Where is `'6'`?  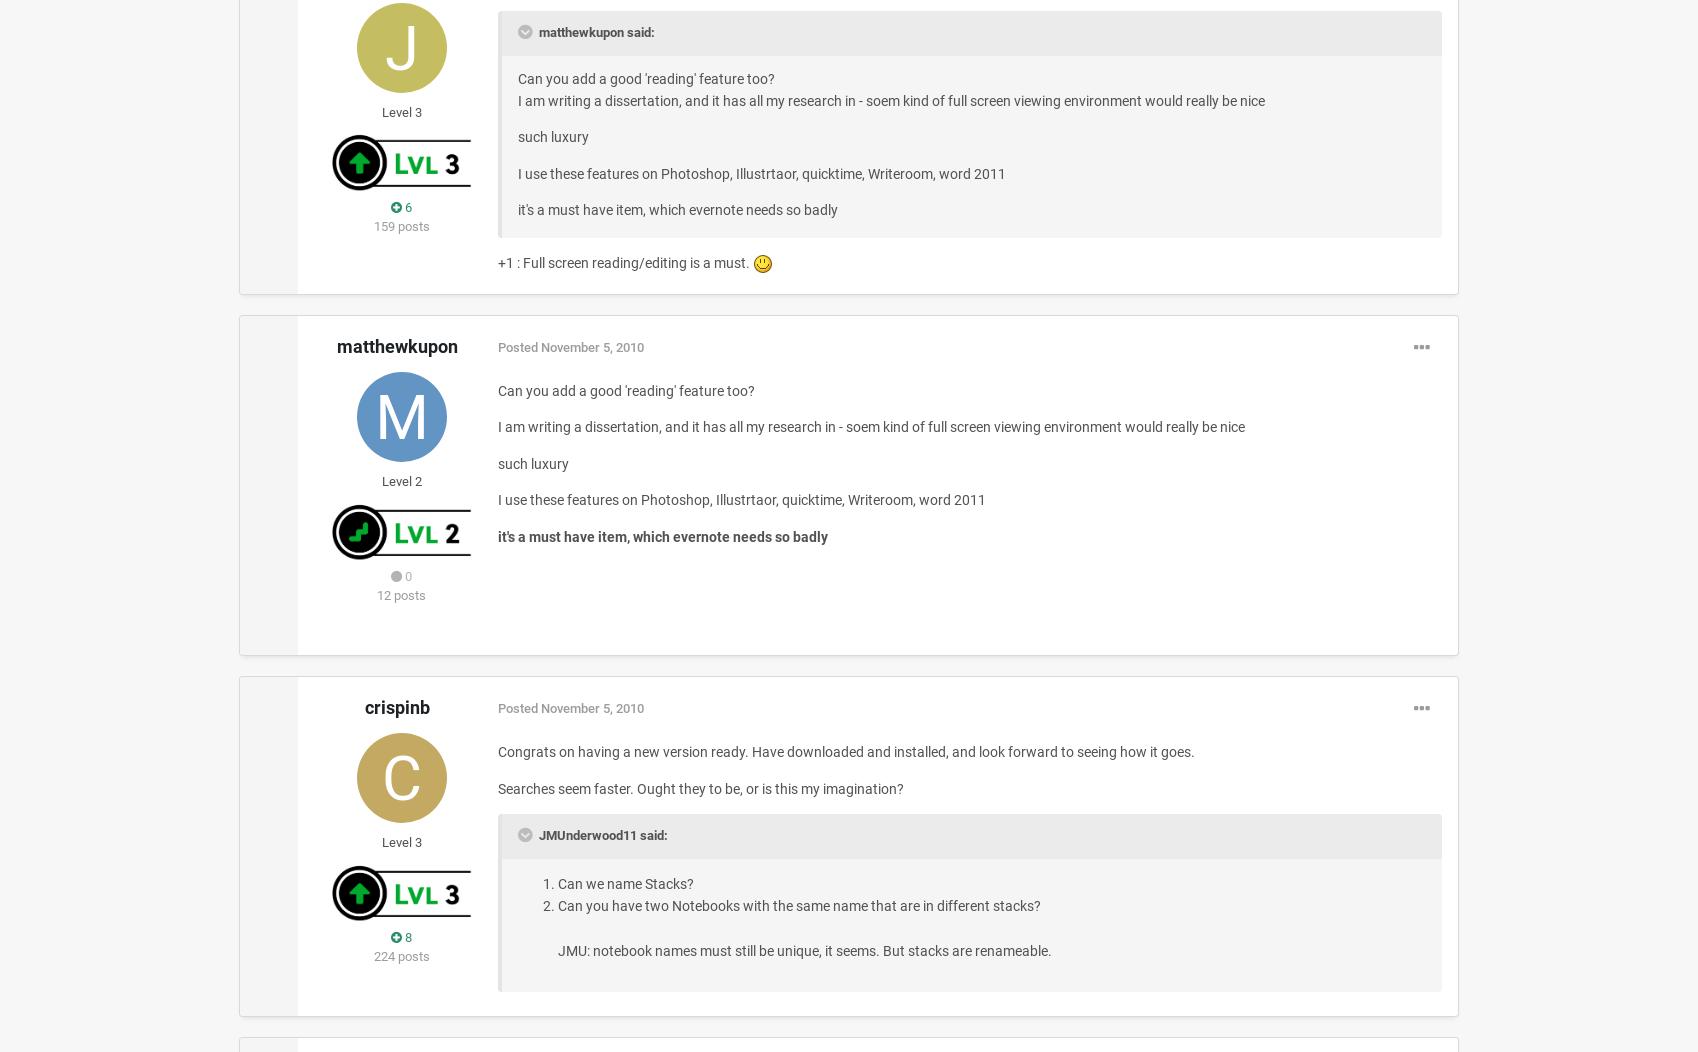 '6' is located at coordinates (407, 206).